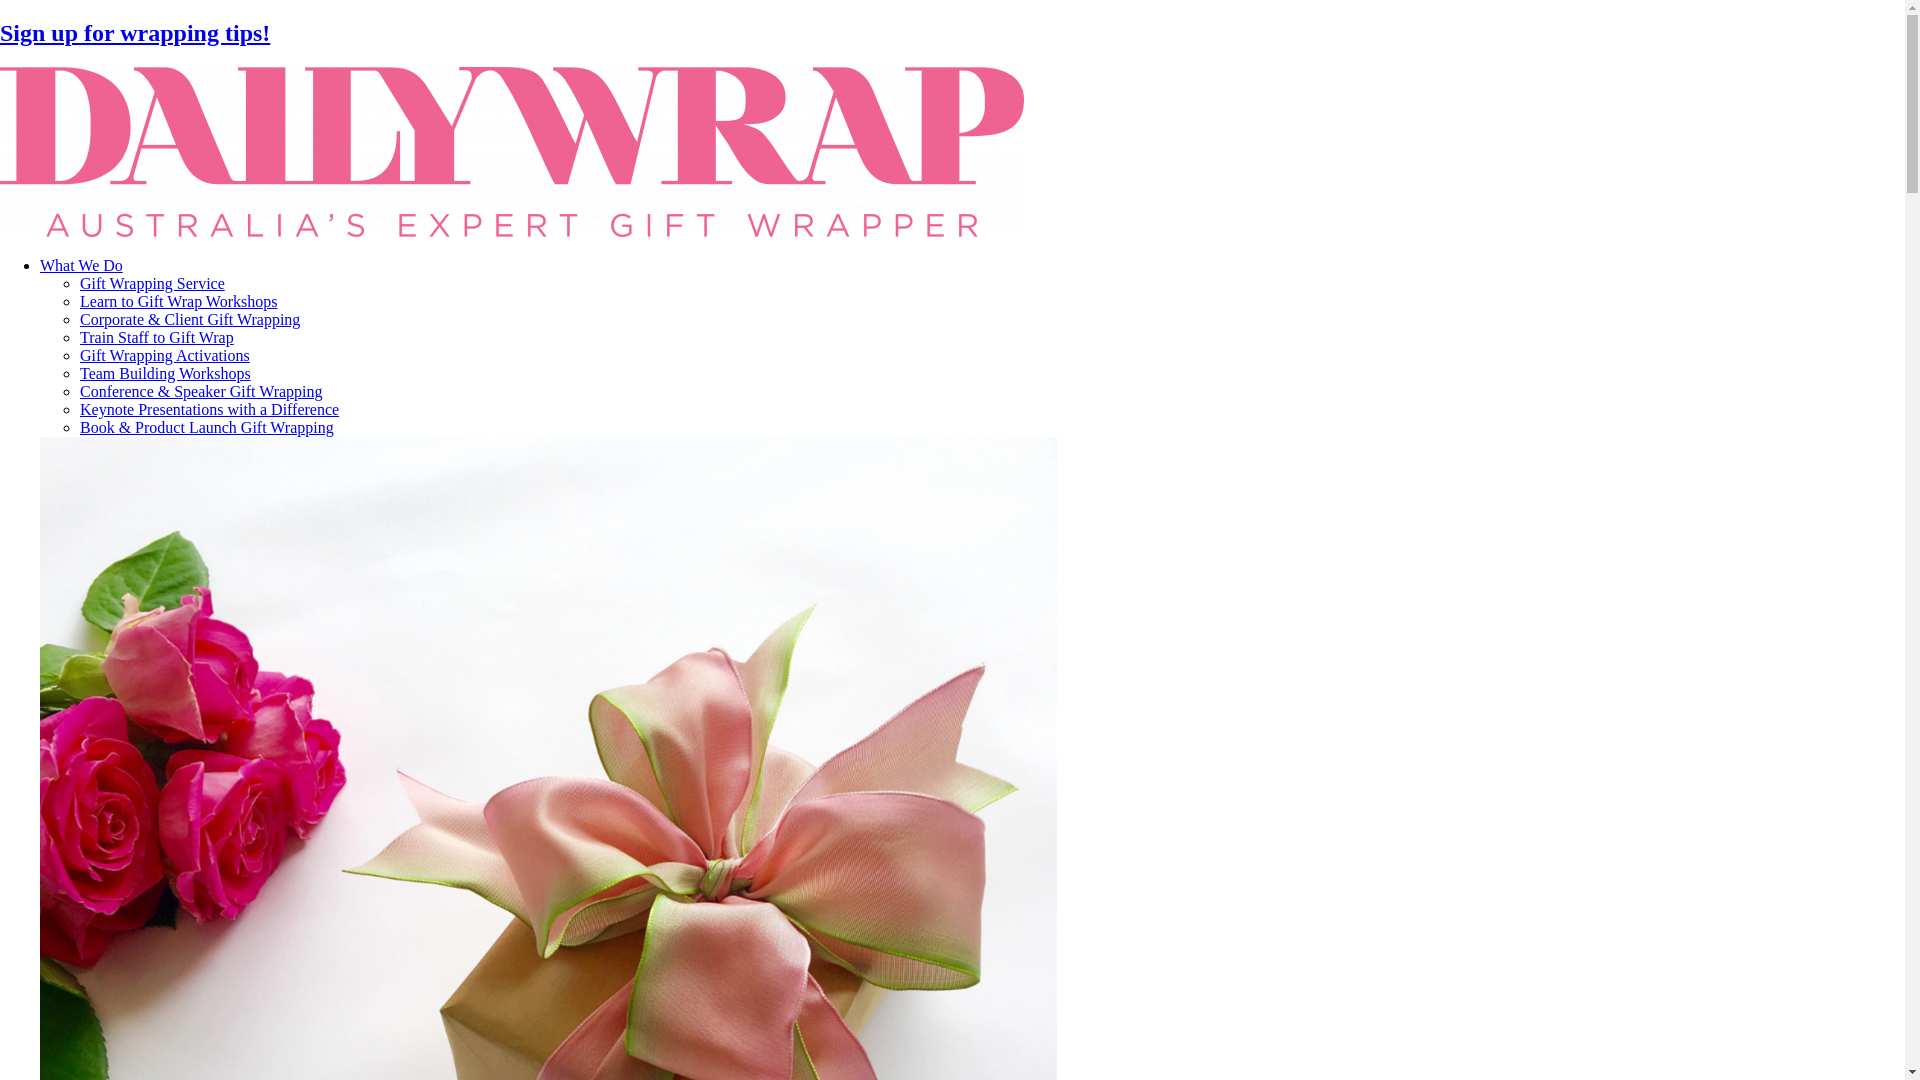 Image resolution: width=1920 pixels, height=1080 pixels. Describe the element at coordinates (156, 336) in the screenshot. I see `'Train Staff to Gift Wrap'` at that location.